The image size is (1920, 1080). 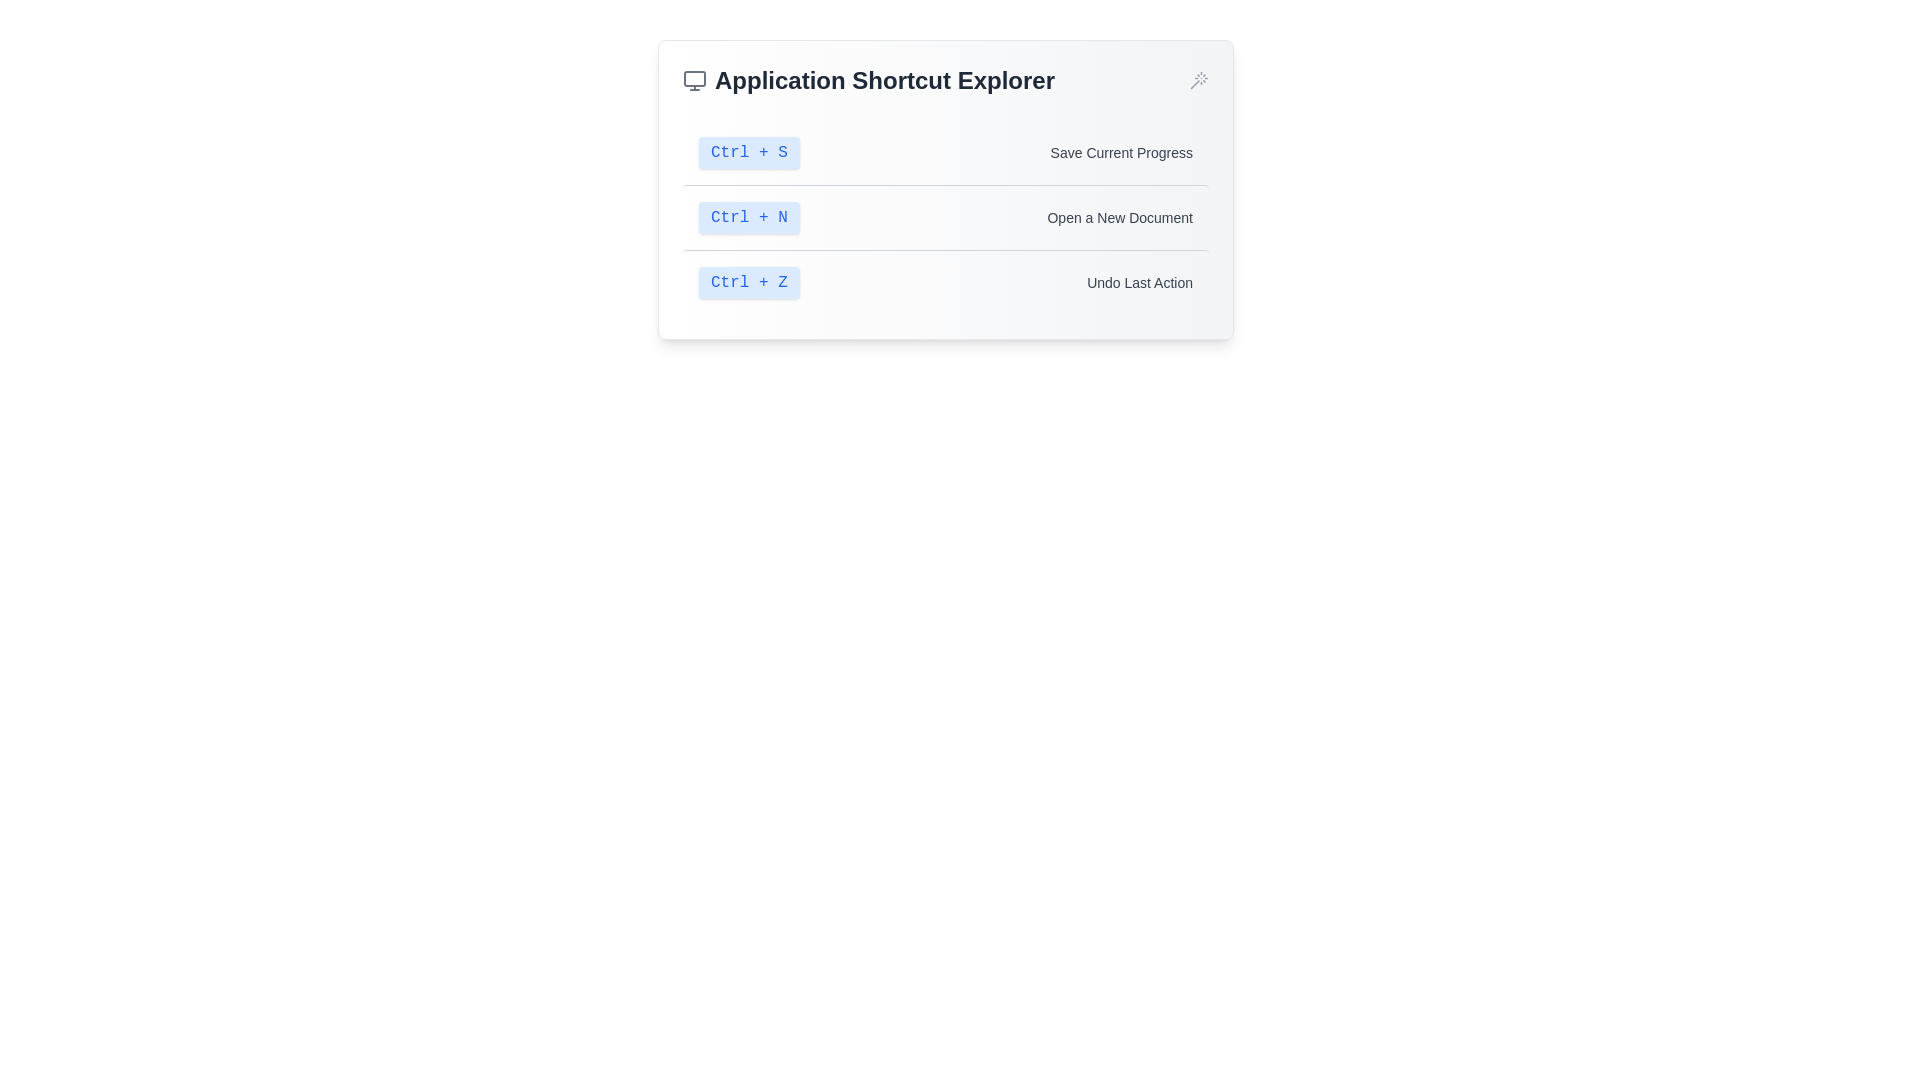 I want to click on the label displaying 'Ctrl + N' which has a blue background and is located adjacent to the text 'Open a New Document', so click(x=748, y=218).